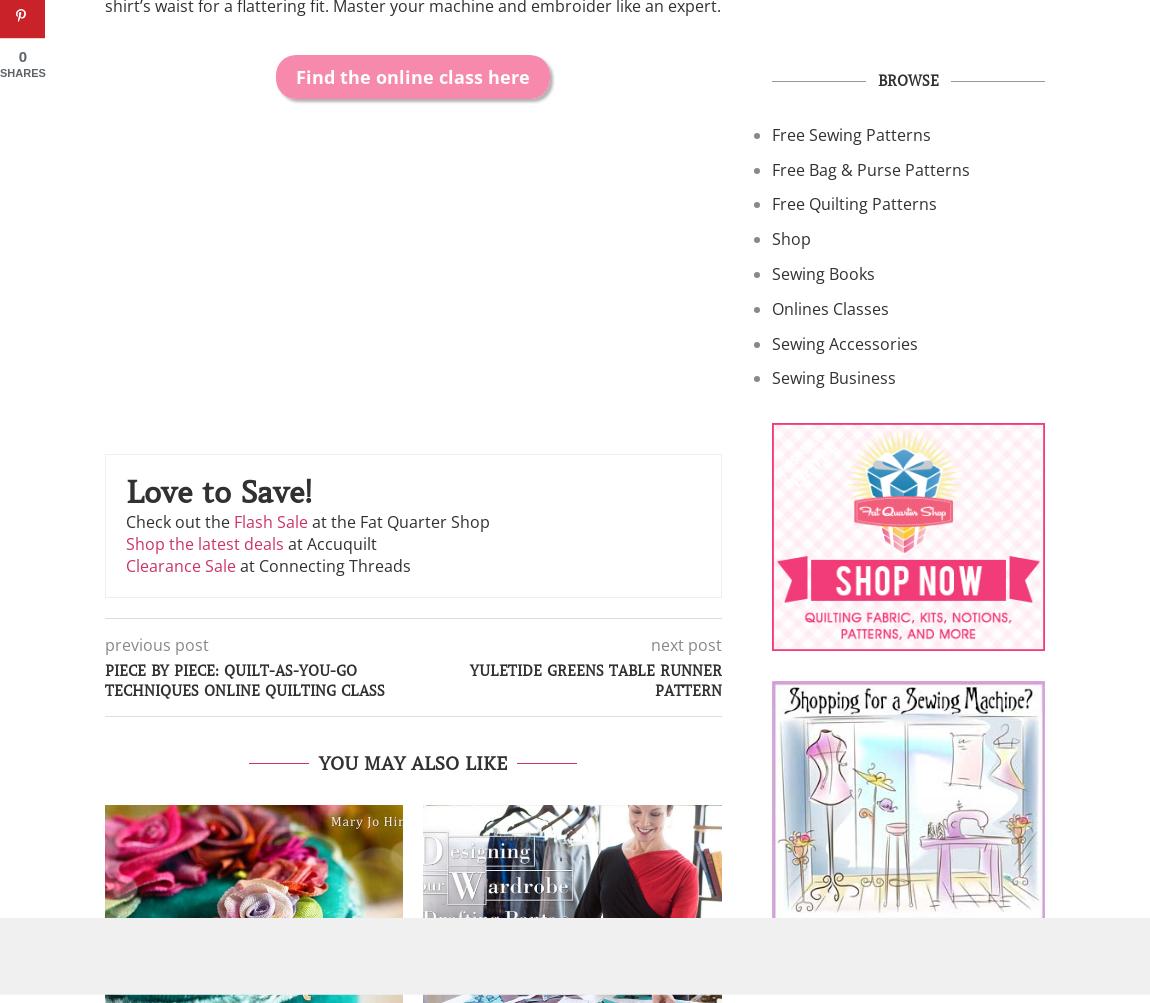 Image resolution: width=1150 pixels, height=1003 pixels. Describe the element at coordinates (594, 680) in the screenshot. I see `'Yuletide Greens Table Runner Pattern'` at that location.